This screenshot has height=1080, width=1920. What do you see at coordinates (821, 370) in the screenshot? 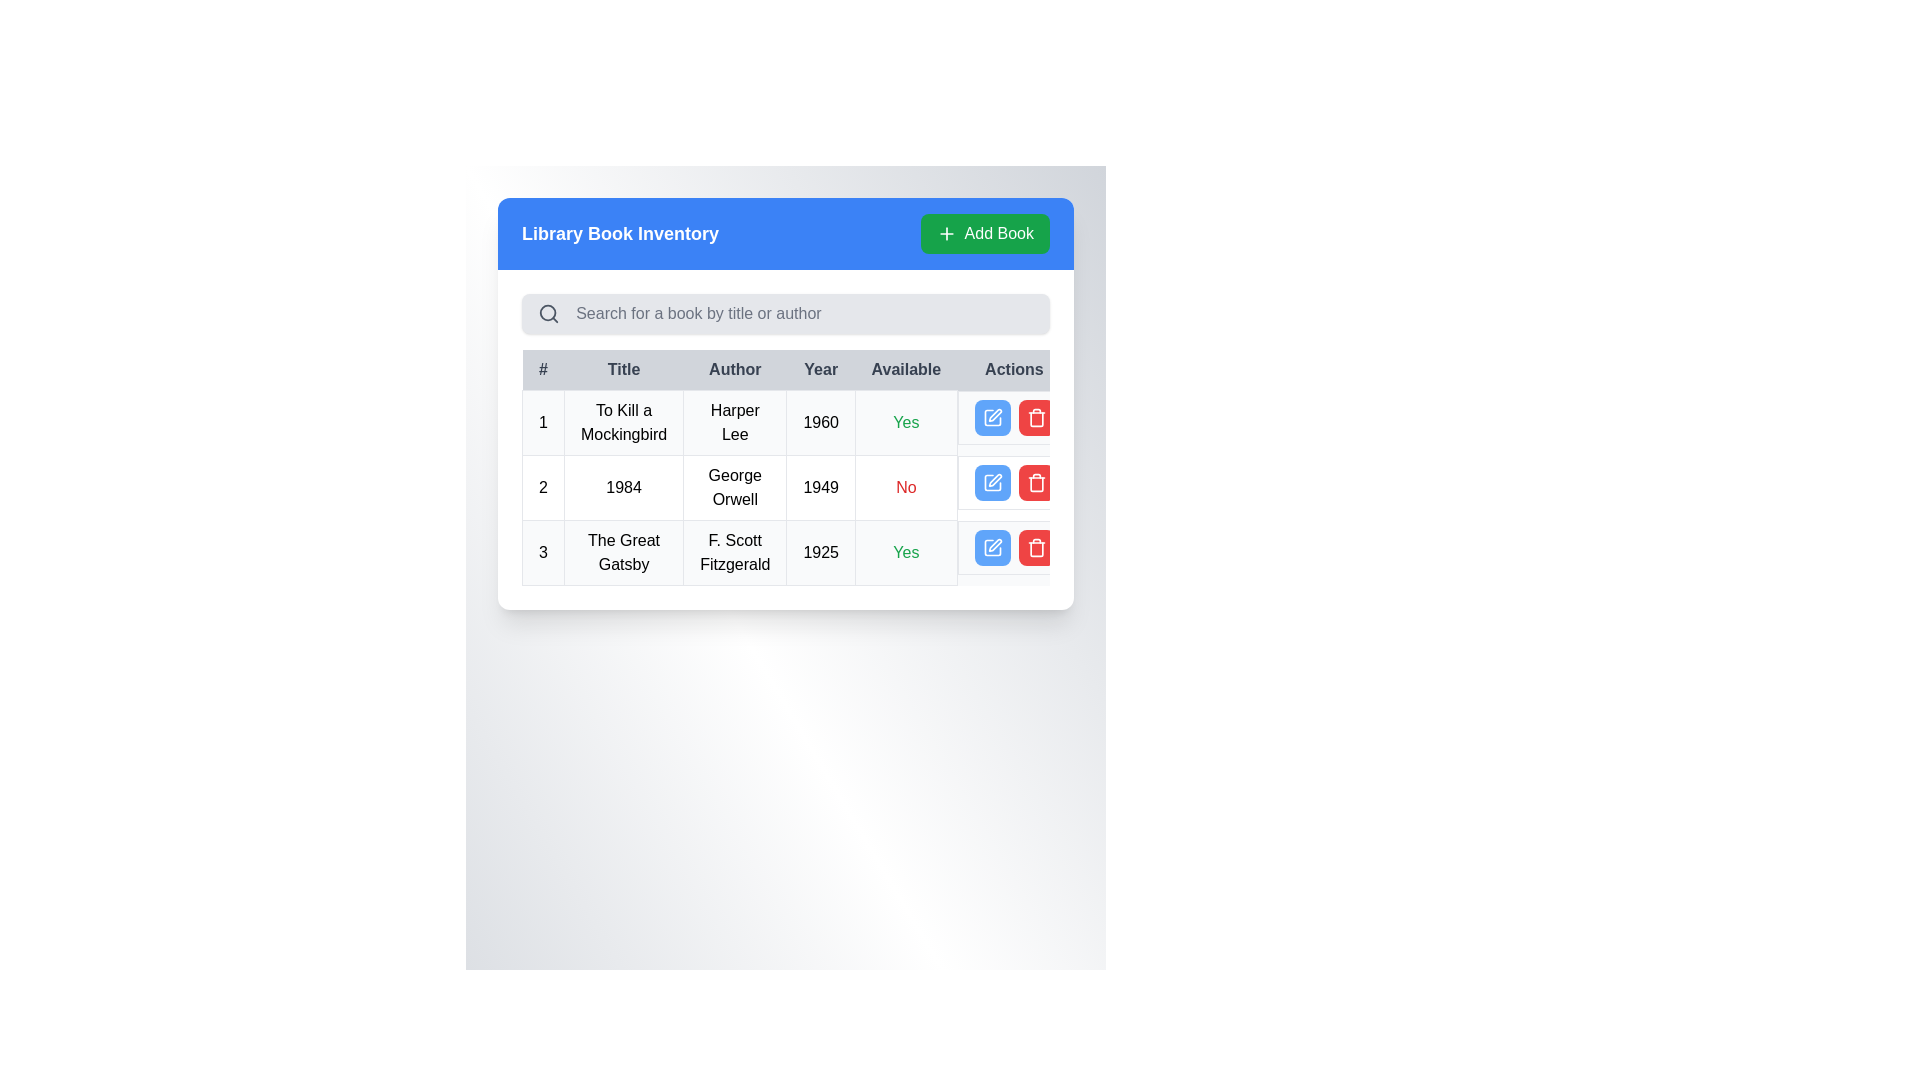
I see `the table header labeled 'Year', which is displayed in a medium-dark font against a light gray background, positioned between 'Author' and 'Available'` at bounding box center [821, 370].